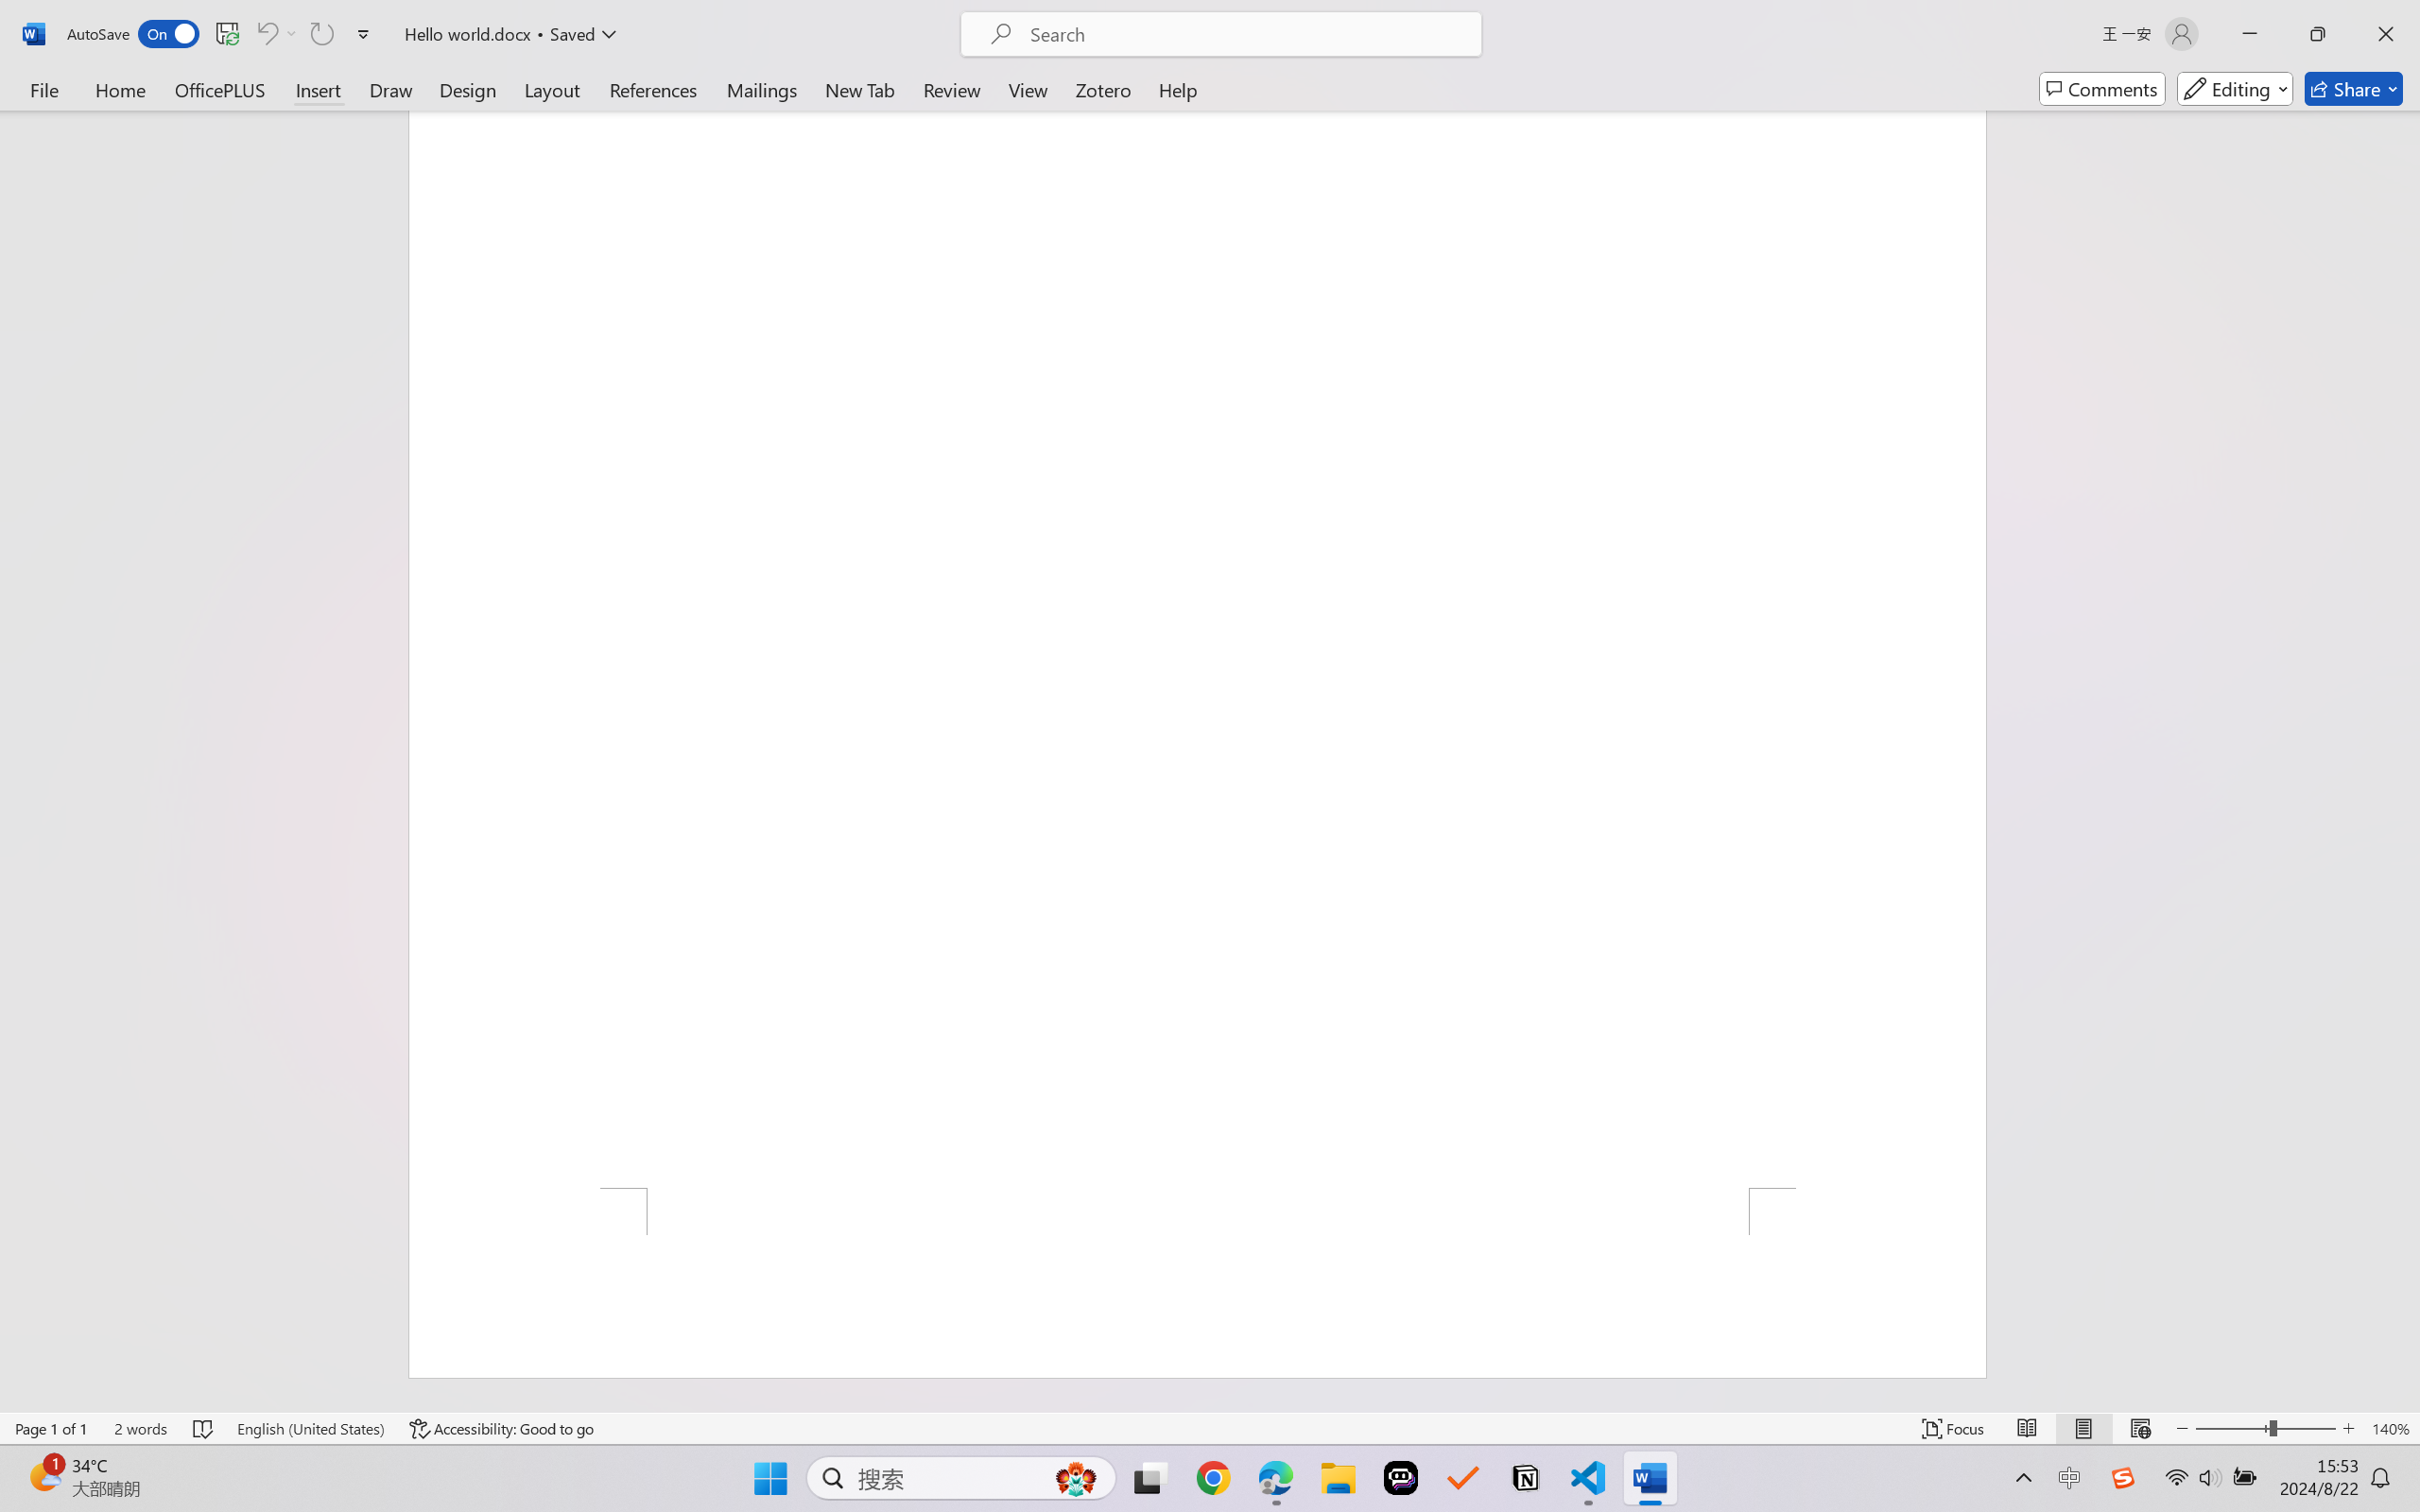 The image size is (2420, 1512). I want to click on 'Restore Down', so click(2318, 33).